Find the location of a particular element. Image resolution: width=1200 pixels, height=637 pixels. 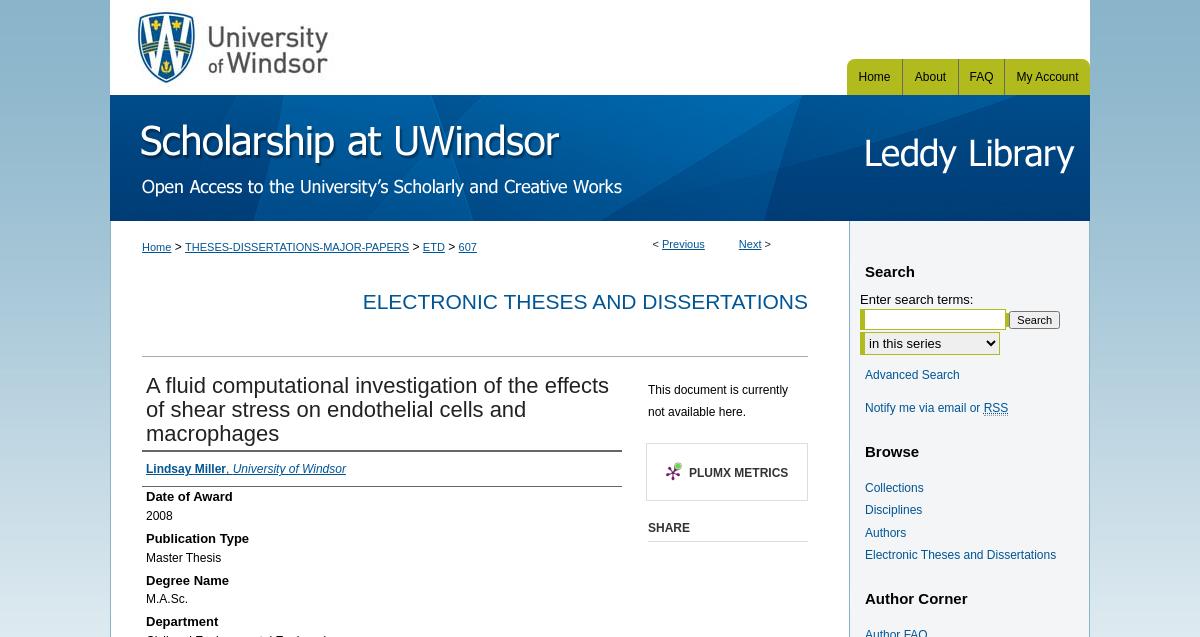

'<' is located at coordinates (651, 242).